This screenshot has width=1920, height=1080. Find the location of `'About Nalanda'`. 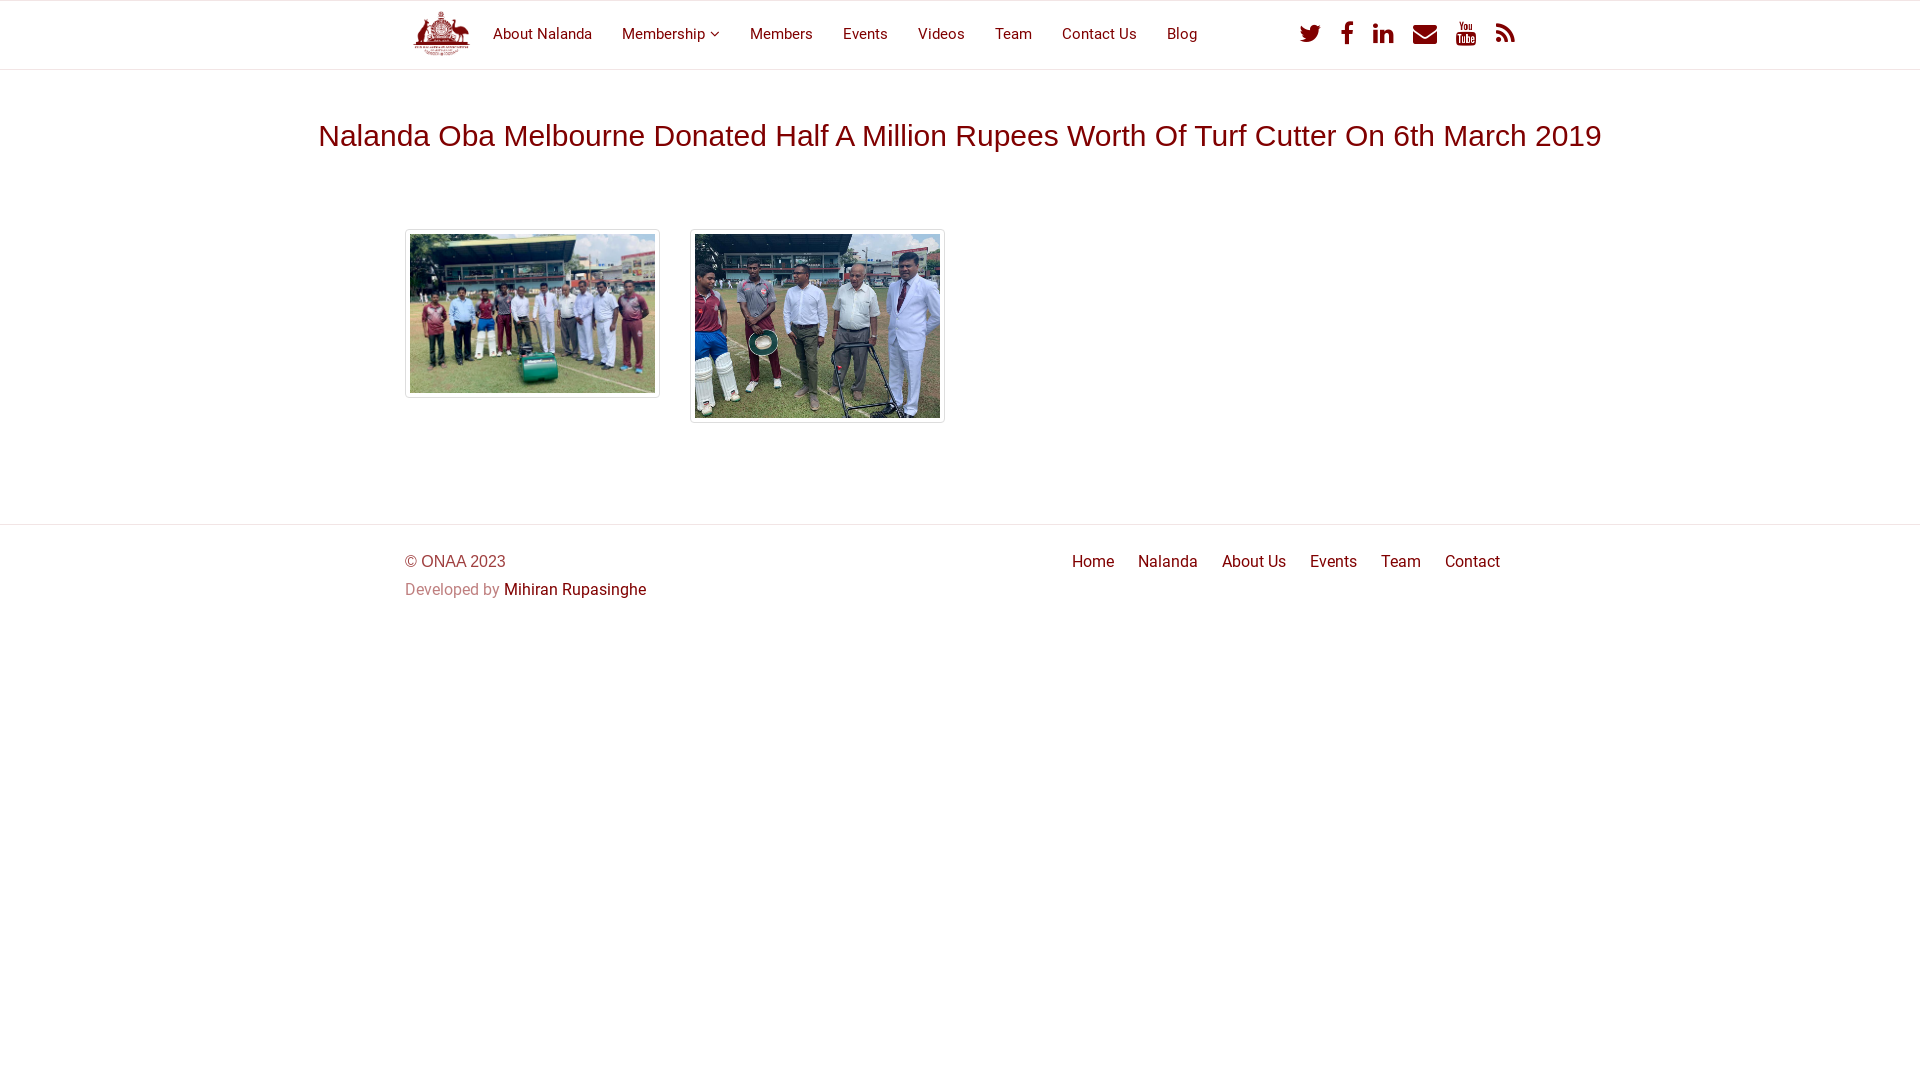

'About Nalanda' is located at coordinates (542, 32).